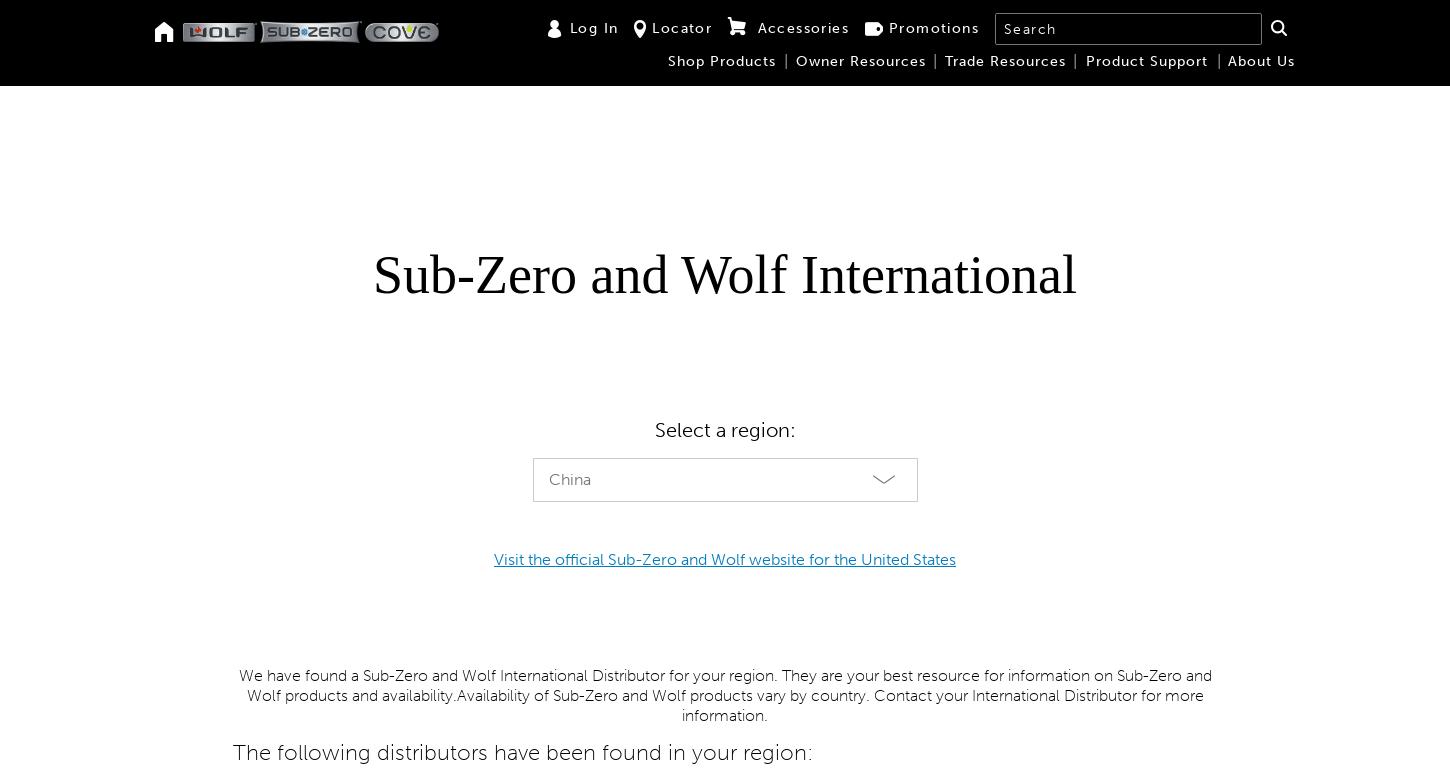 The width and height of the screenshot is (1450, 773). I want to click on 'Looking for', so click(317, 267).